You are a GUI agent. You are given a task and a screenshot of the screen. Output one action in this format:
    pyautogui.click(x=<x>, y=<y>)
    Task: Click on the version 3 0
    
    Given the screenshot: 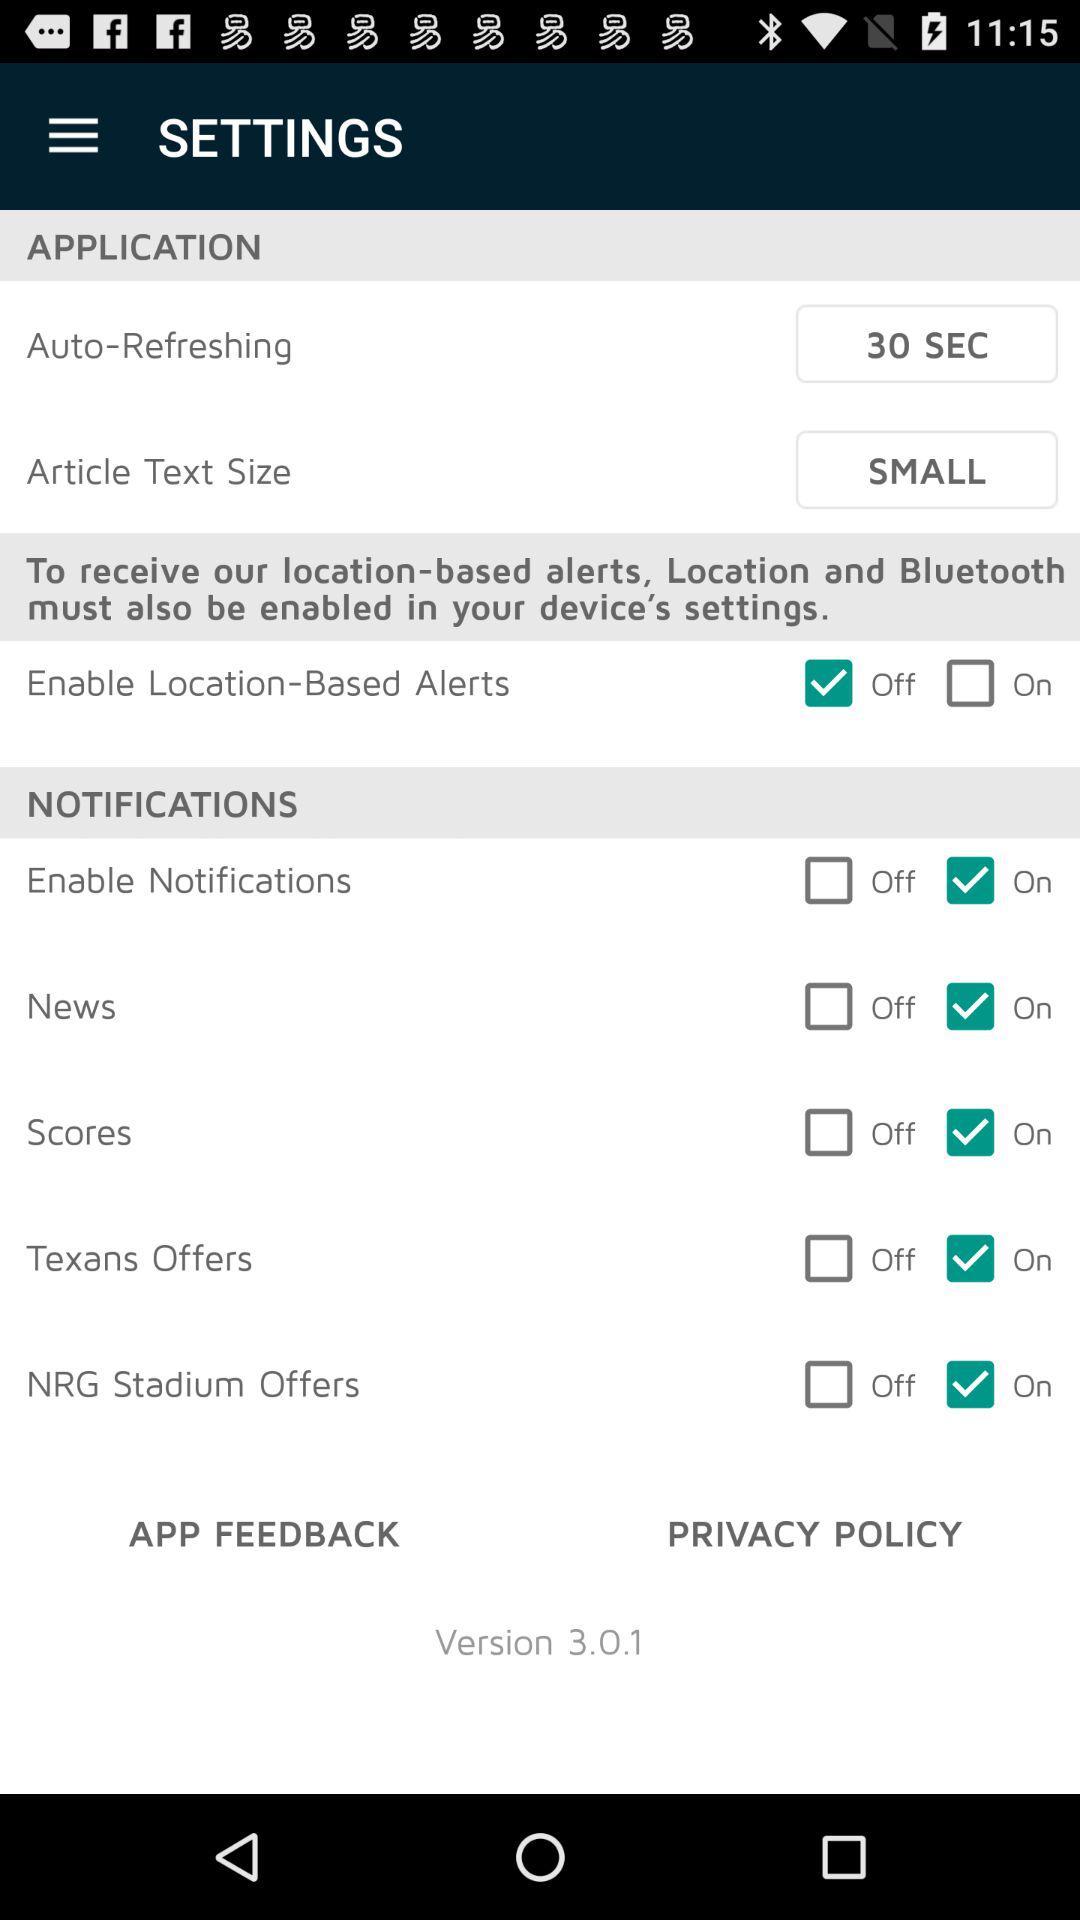 What is the action you would take?
    pyautogui.click(x=538, y=1640)
    